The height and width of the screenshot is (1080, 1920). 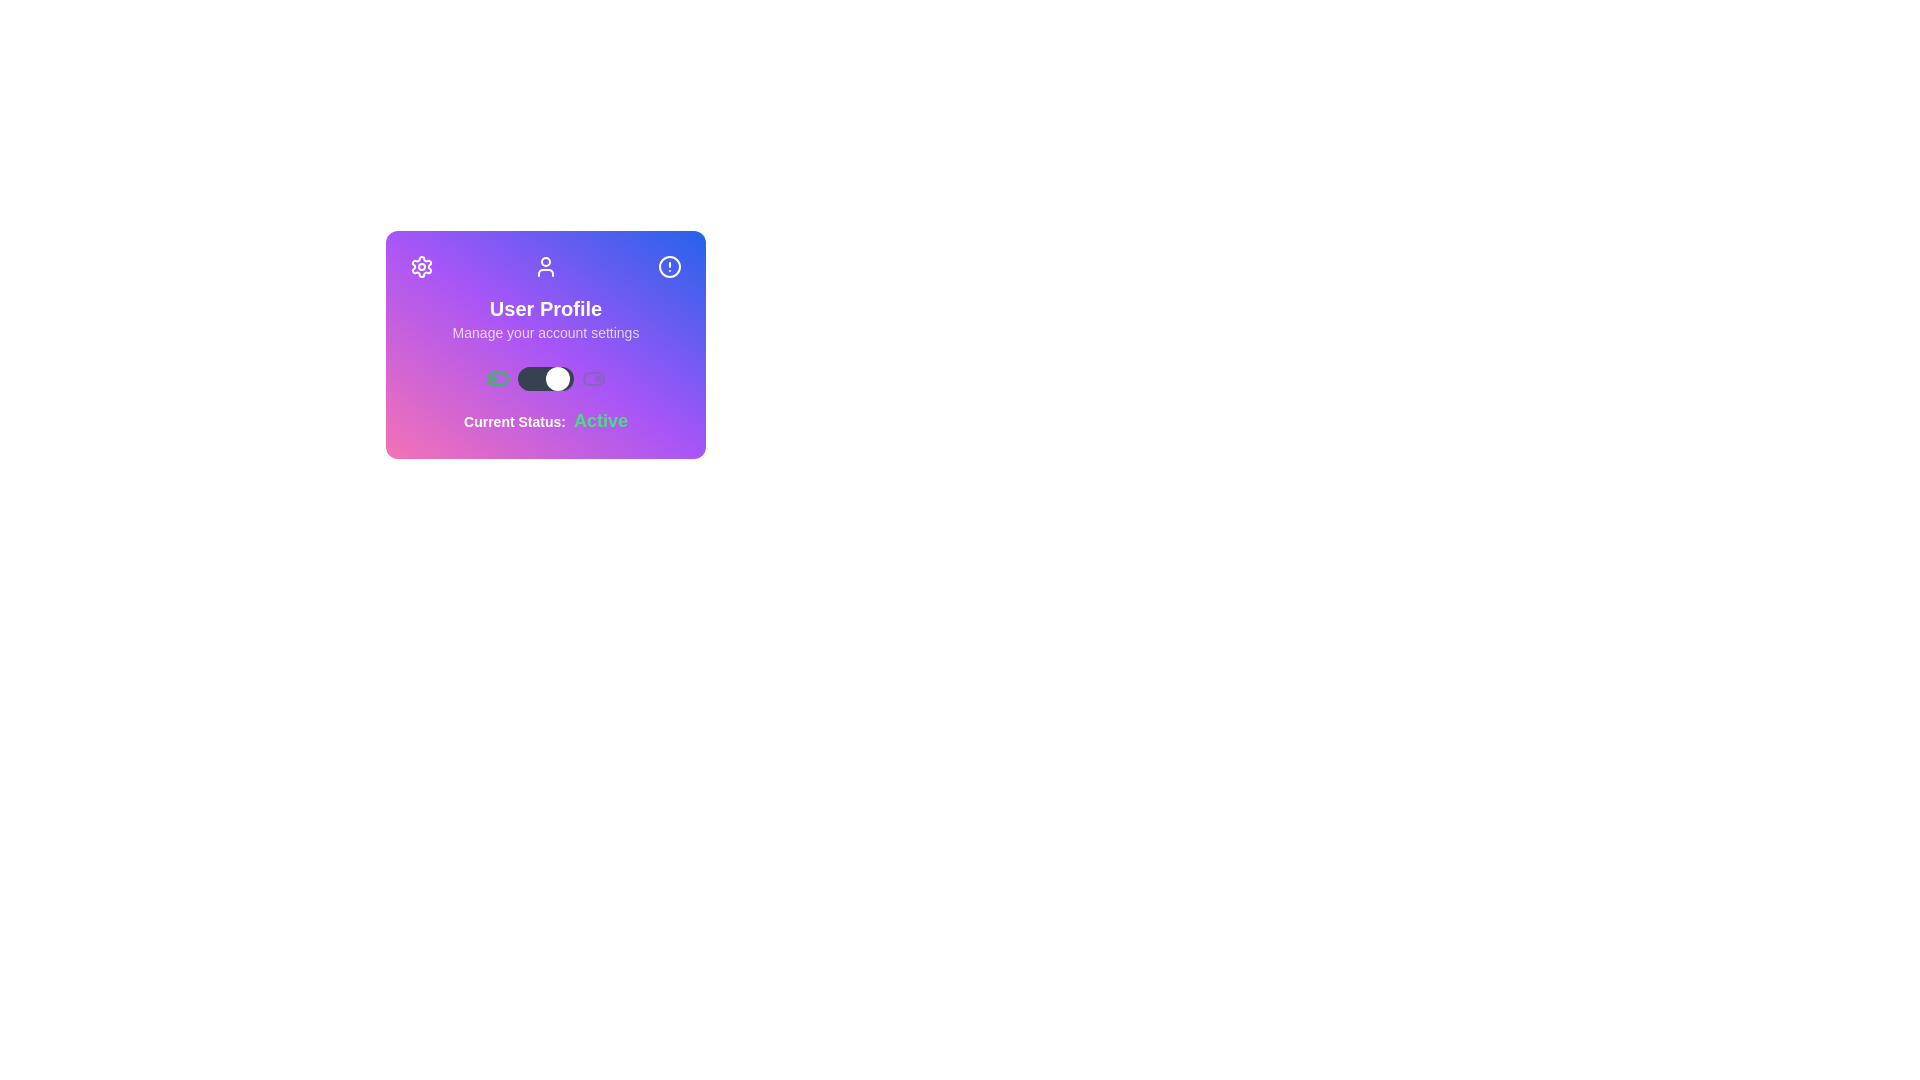 What do you see at coordinates (546, 331) in the screenshot?
I see `the text label that says 'Manage your account settings', which is styled in a smaller font and positioned below the 'User Profile' label` at bounding box center [546, 331].